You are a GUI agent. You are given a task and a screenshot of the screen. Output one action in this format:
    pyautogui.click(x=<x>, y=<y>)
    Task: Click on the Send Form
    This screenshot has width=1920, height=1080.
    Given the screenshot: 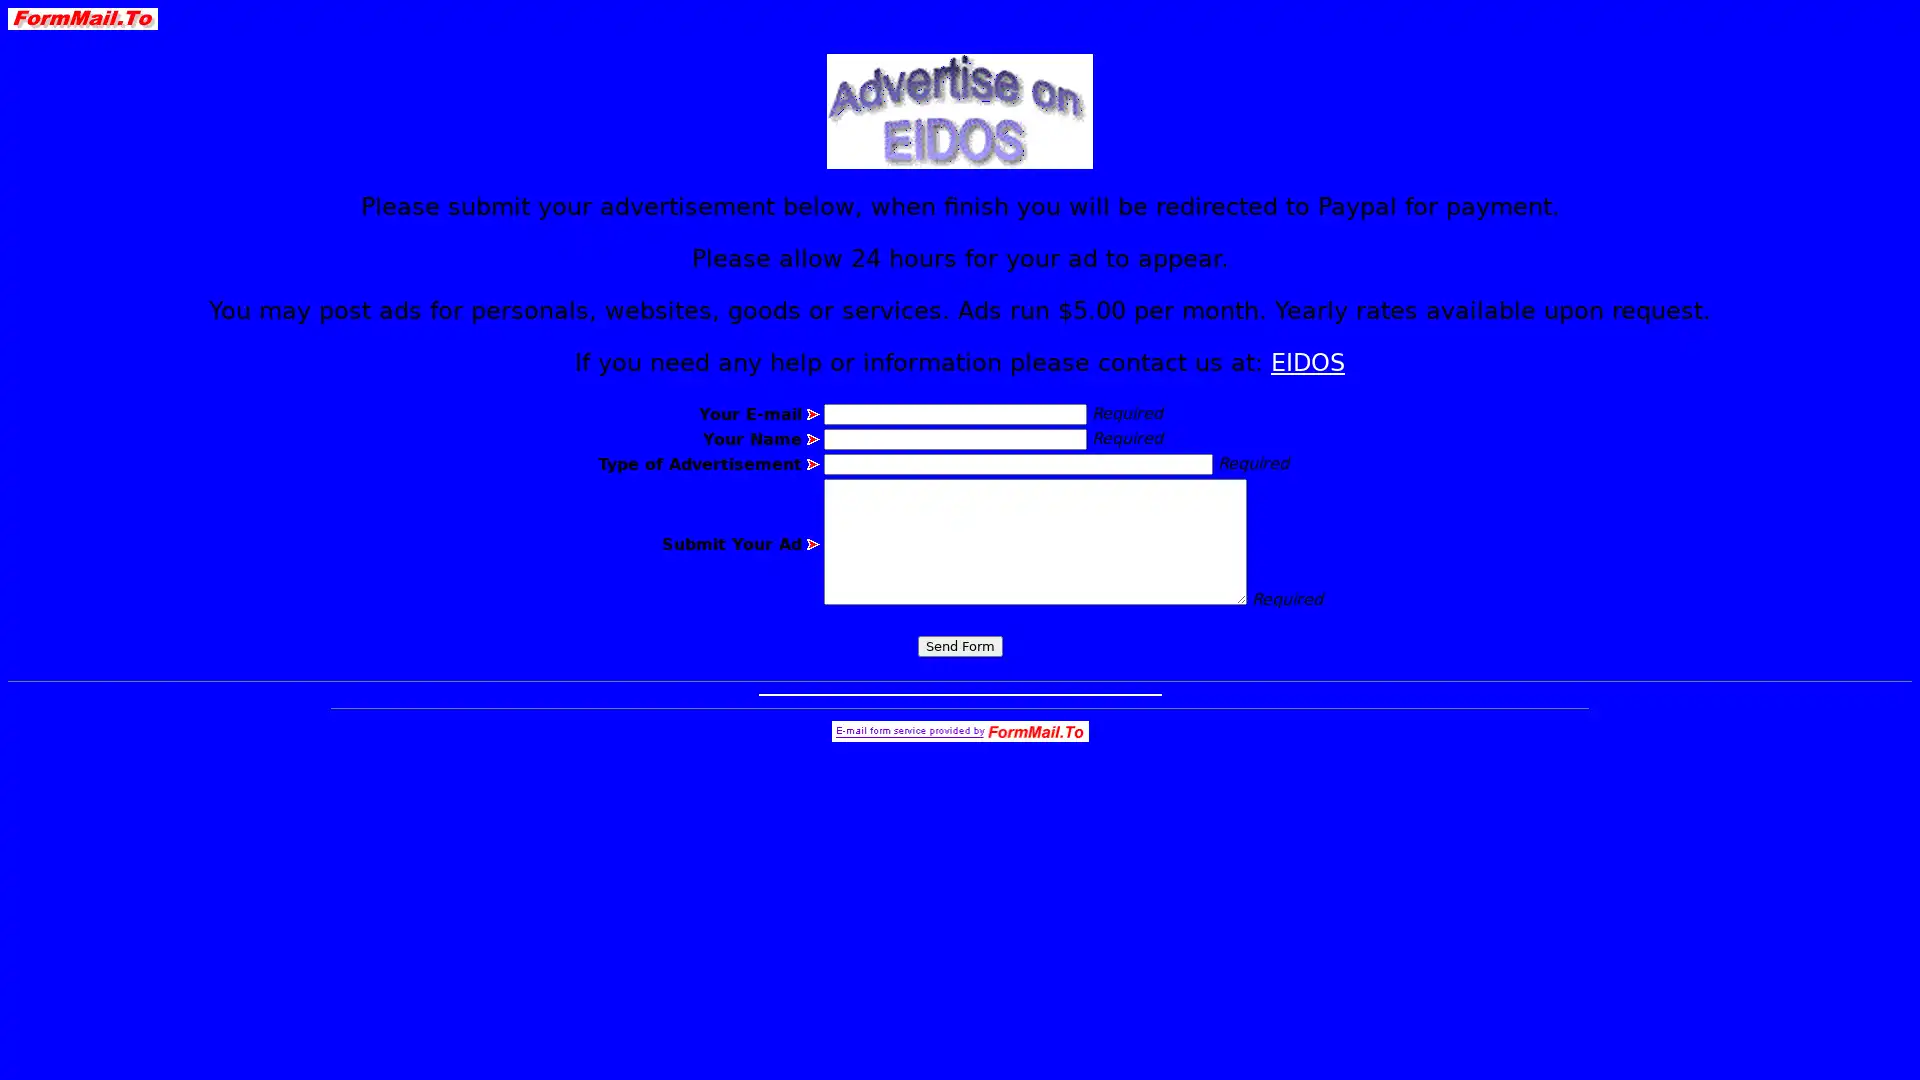 What is the action you would take?
    pyautogui.click(x=958, y=646)
    